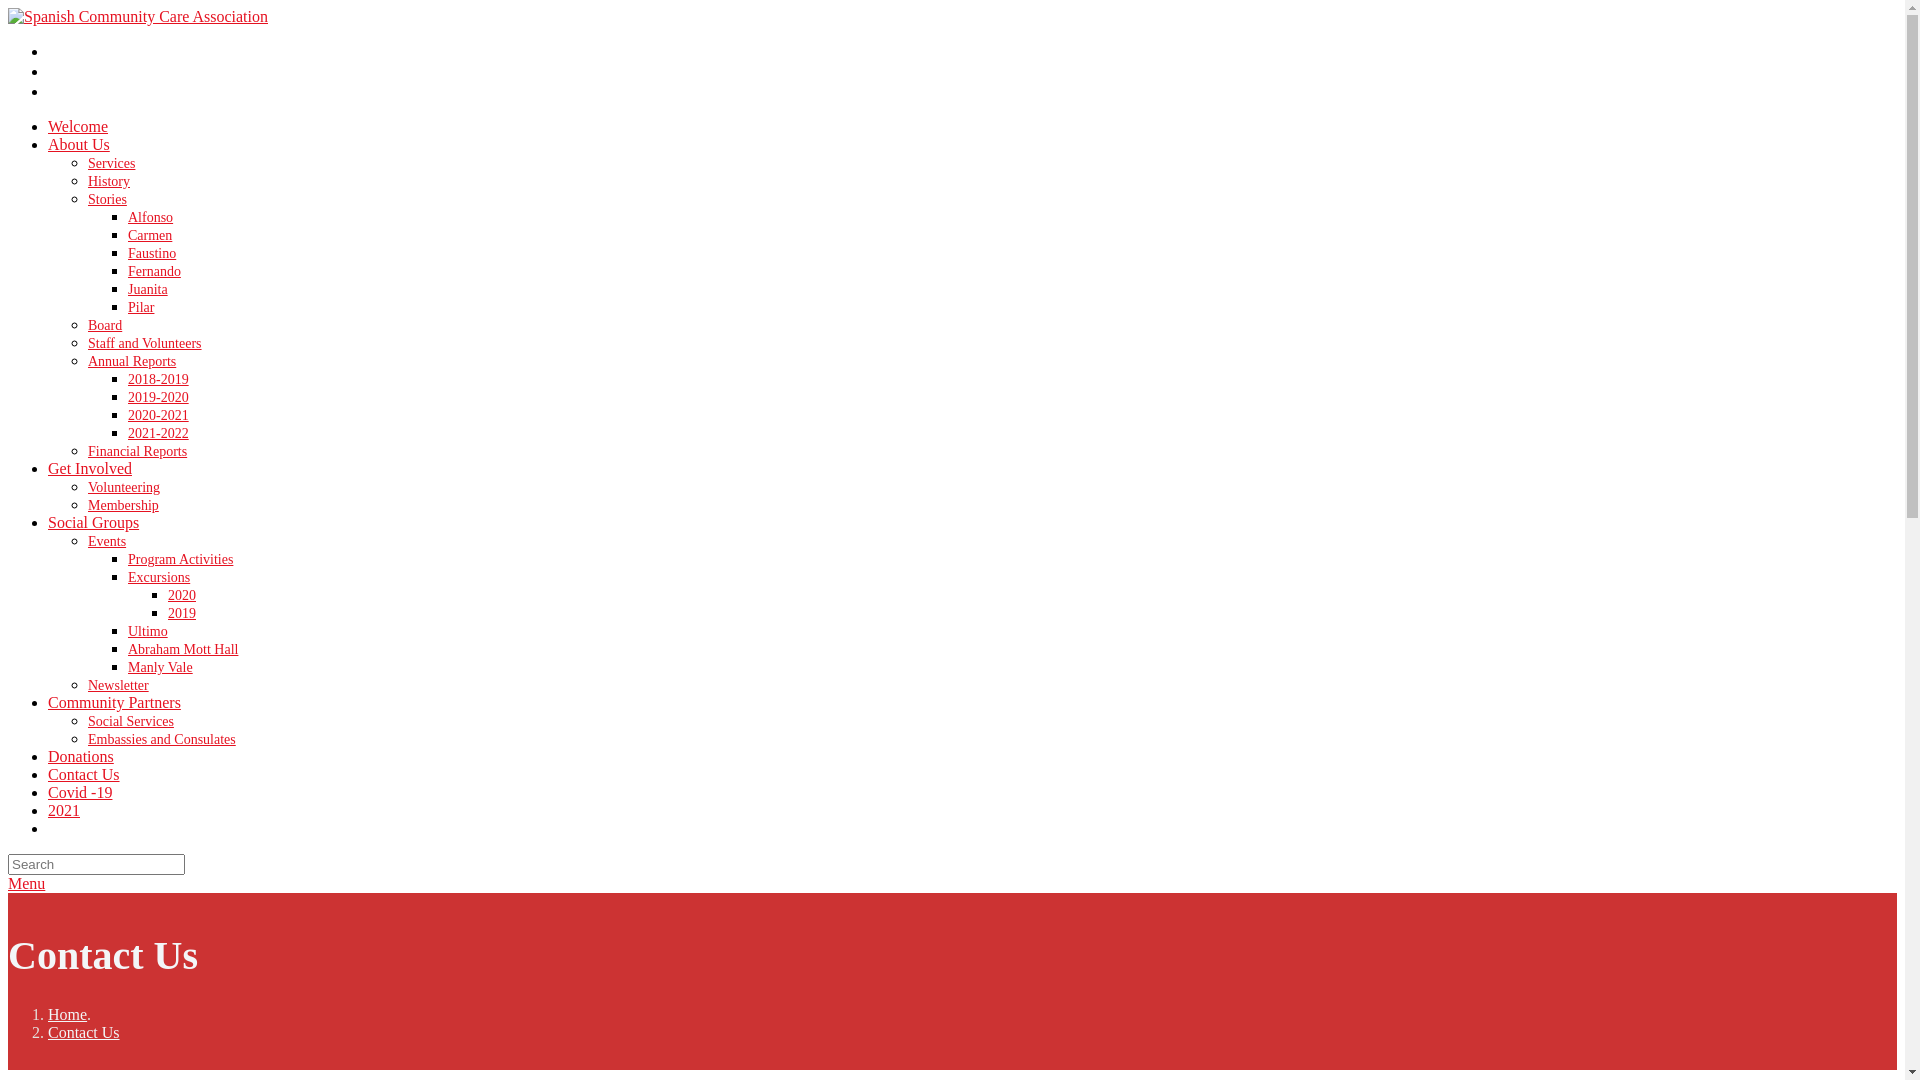 This screenshot has width=1920, height=1080. I want to click on 'Covid -19', so click(80, 791).